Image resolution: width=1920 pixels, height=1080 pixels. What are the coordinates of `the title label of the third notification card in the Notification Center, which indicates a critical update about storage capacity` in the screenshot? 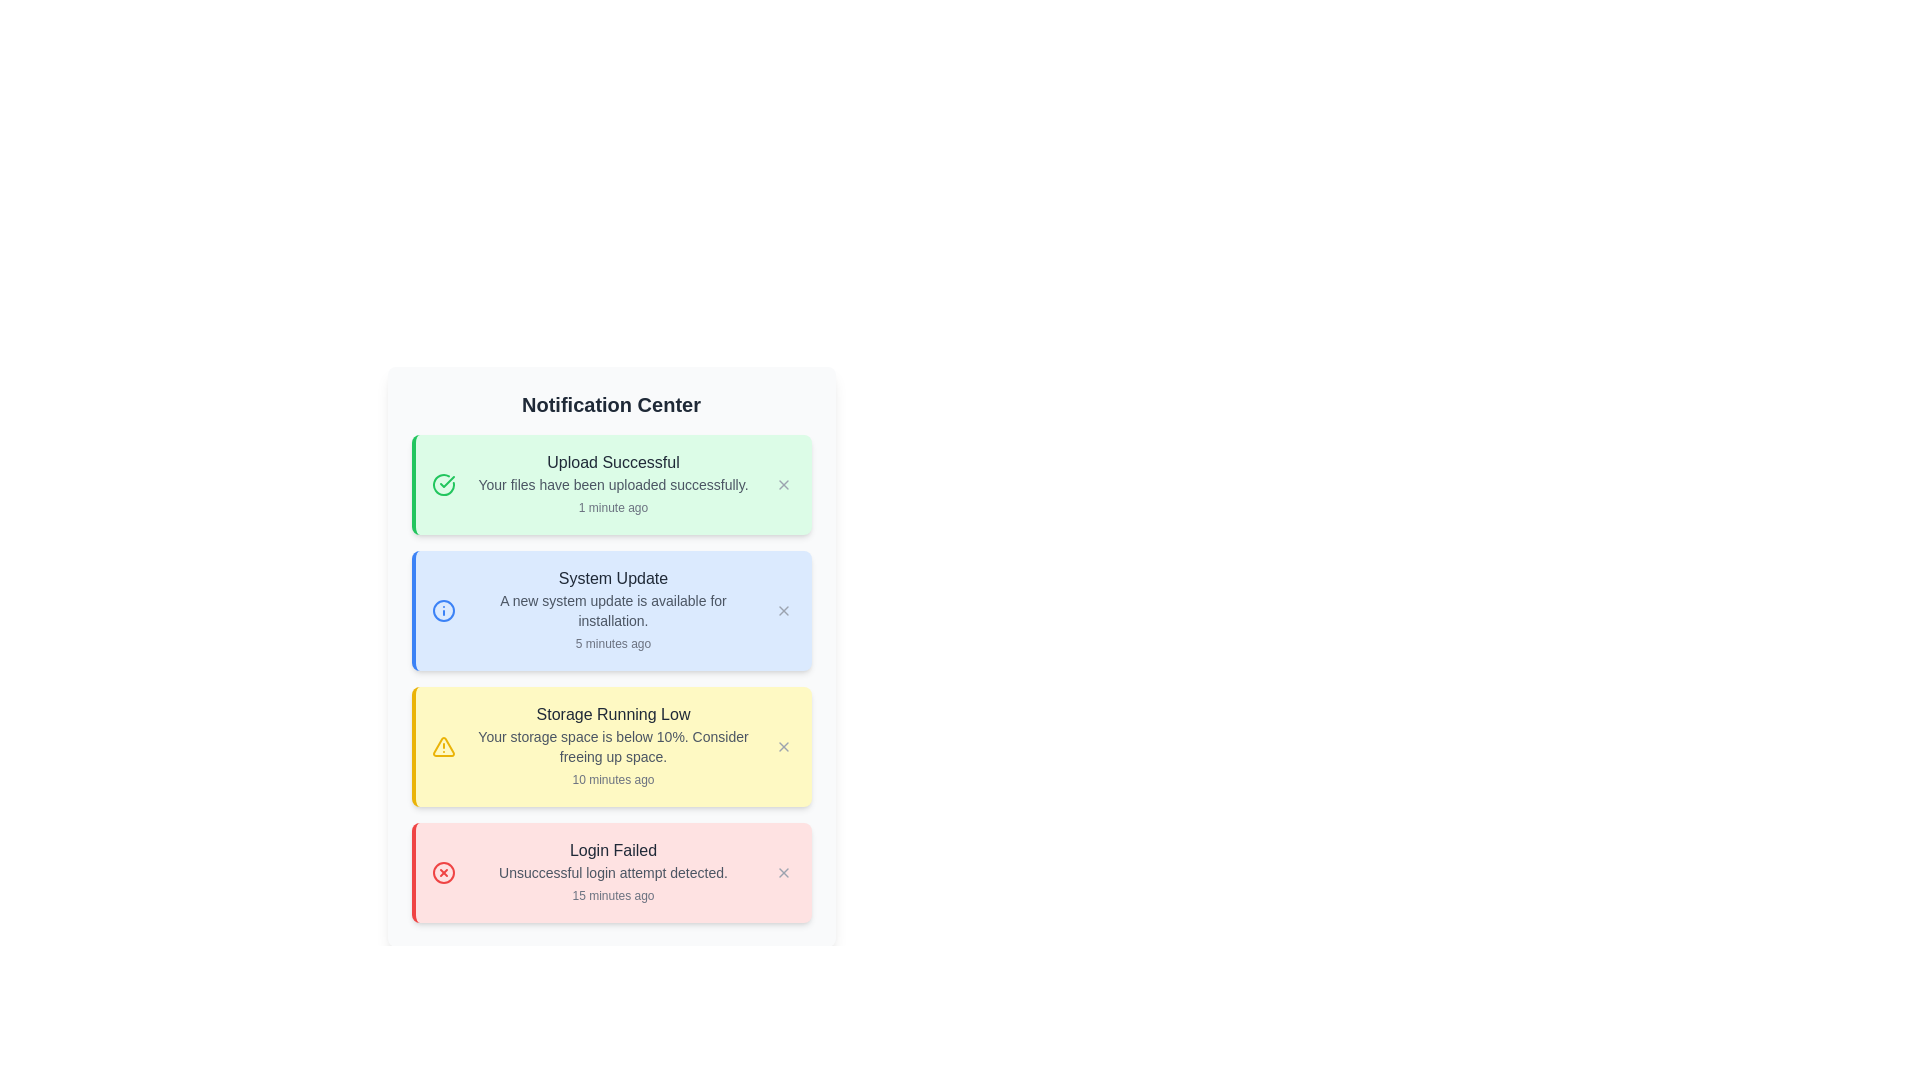 It's located at (612, 713).